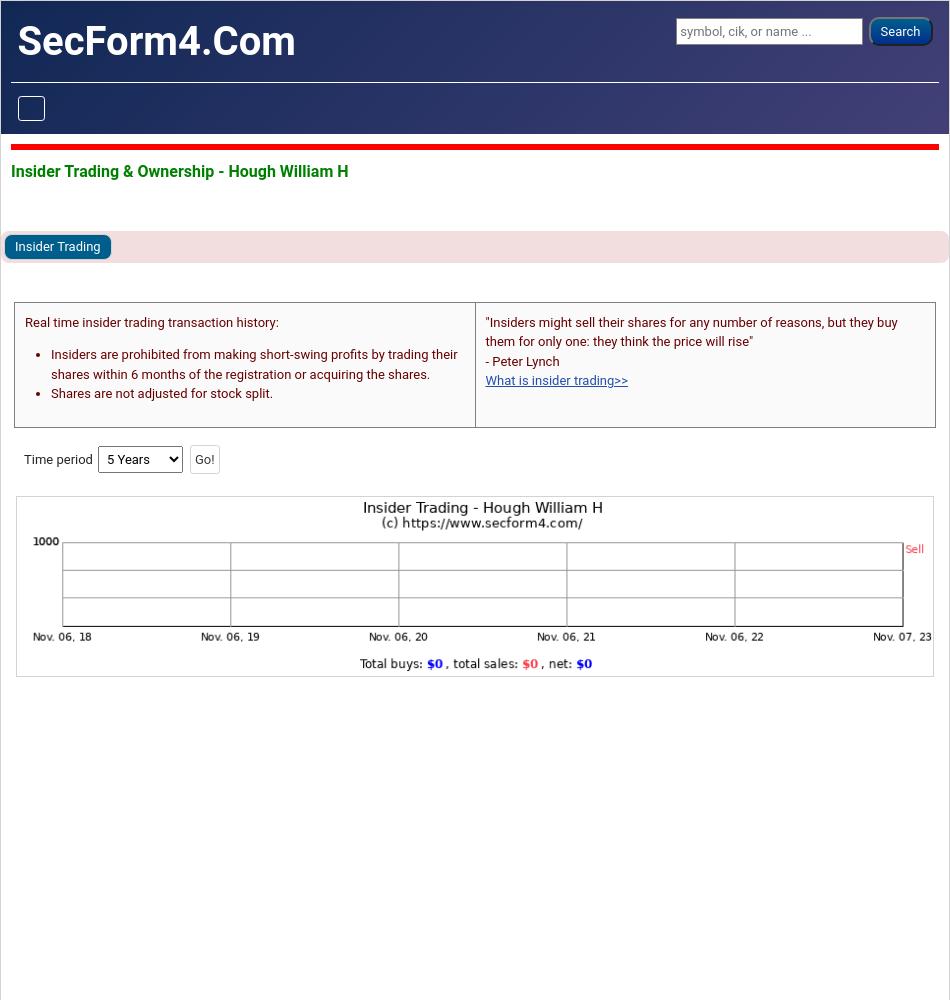  I want to click on 'Search', so click(899, 30).